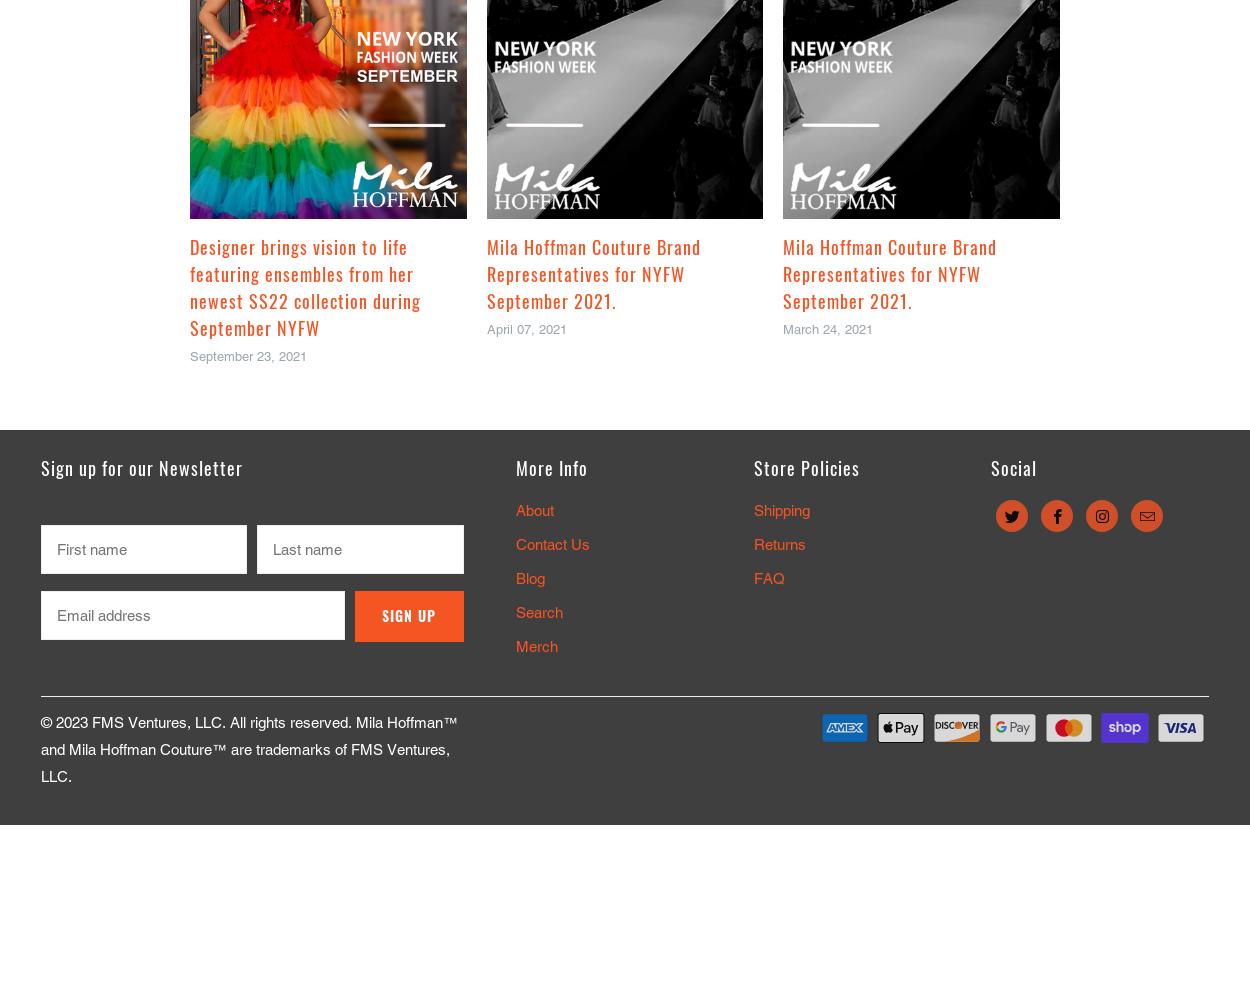 The height and width of the screenshot is (1000, 1250). What do you see at coordinates (552, 467) in the screenshot?
I see `'More Info'` at bounding box center [552, 467].